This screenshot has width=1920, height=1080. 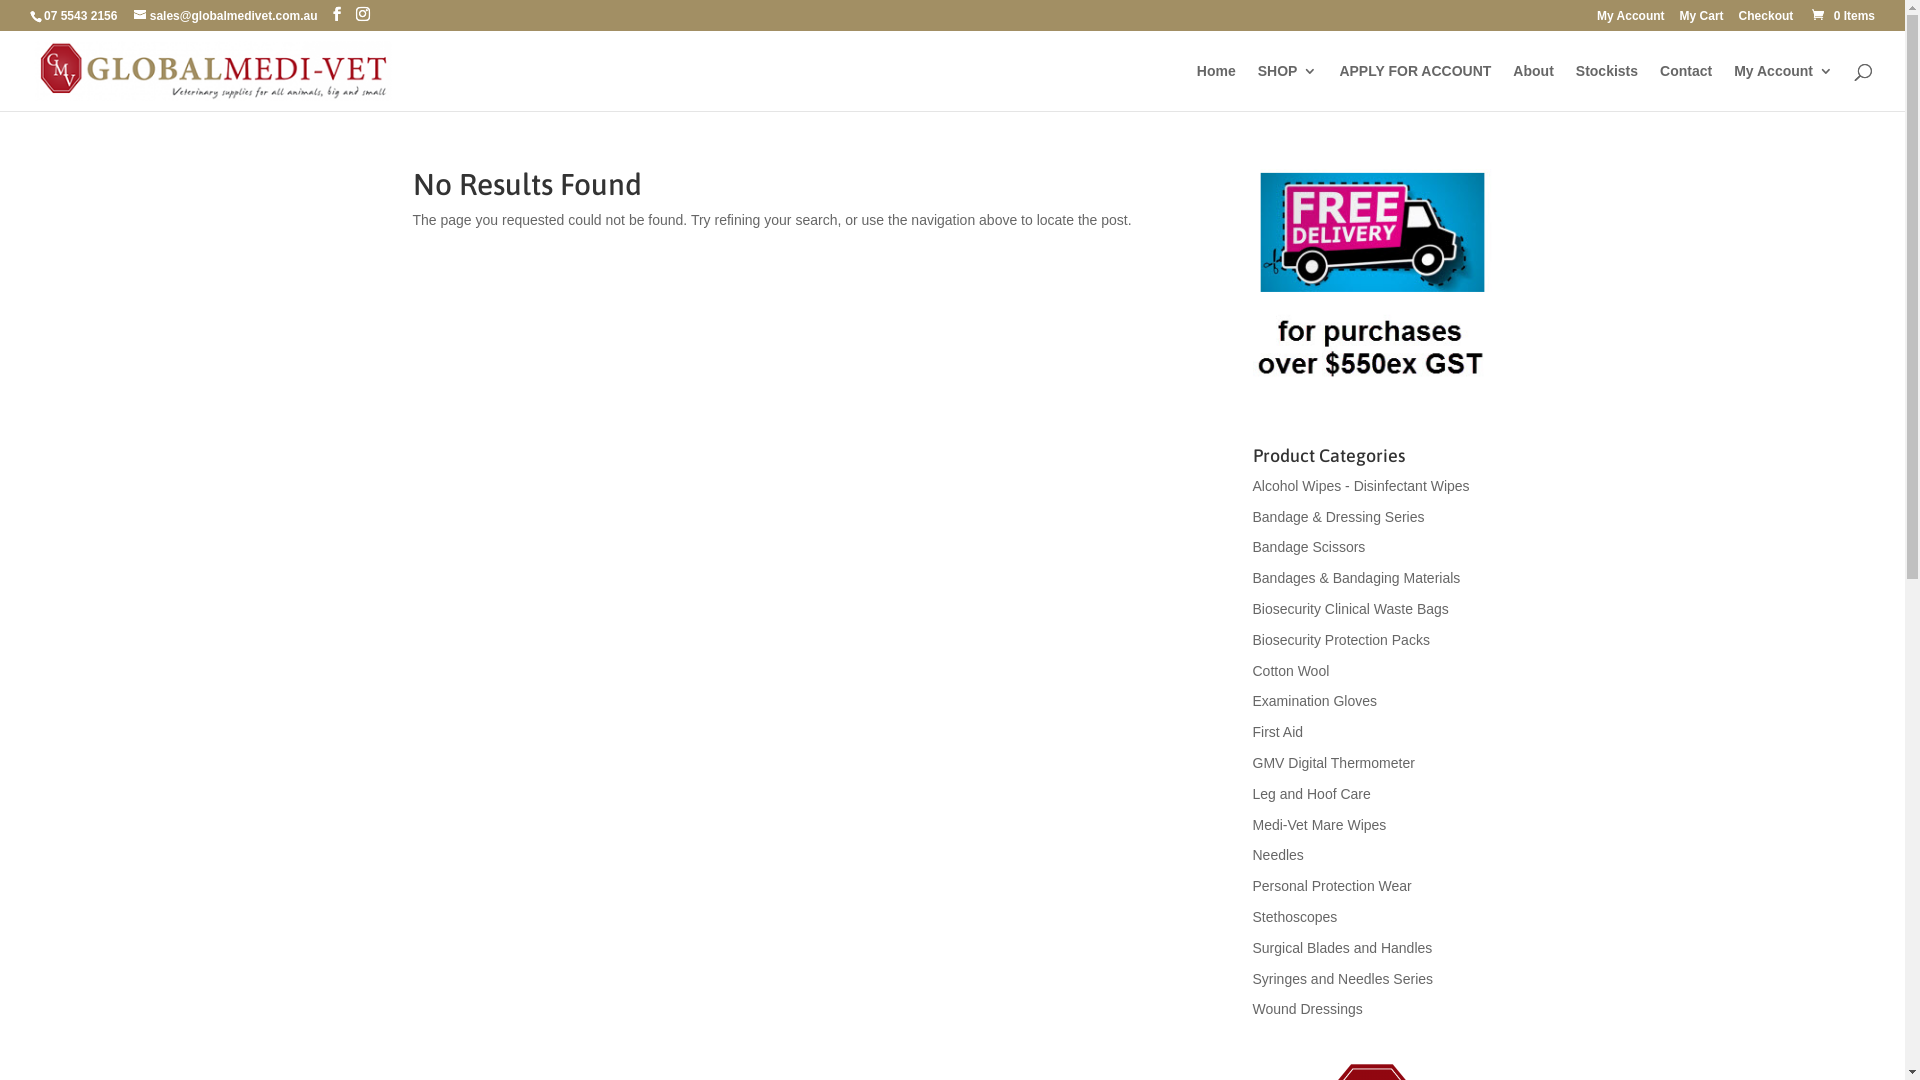 What do you see at coordinates (1331, 885) in the screenshot?
I see `'Personal Protection Wear'` at bounding box center [1331, 885].